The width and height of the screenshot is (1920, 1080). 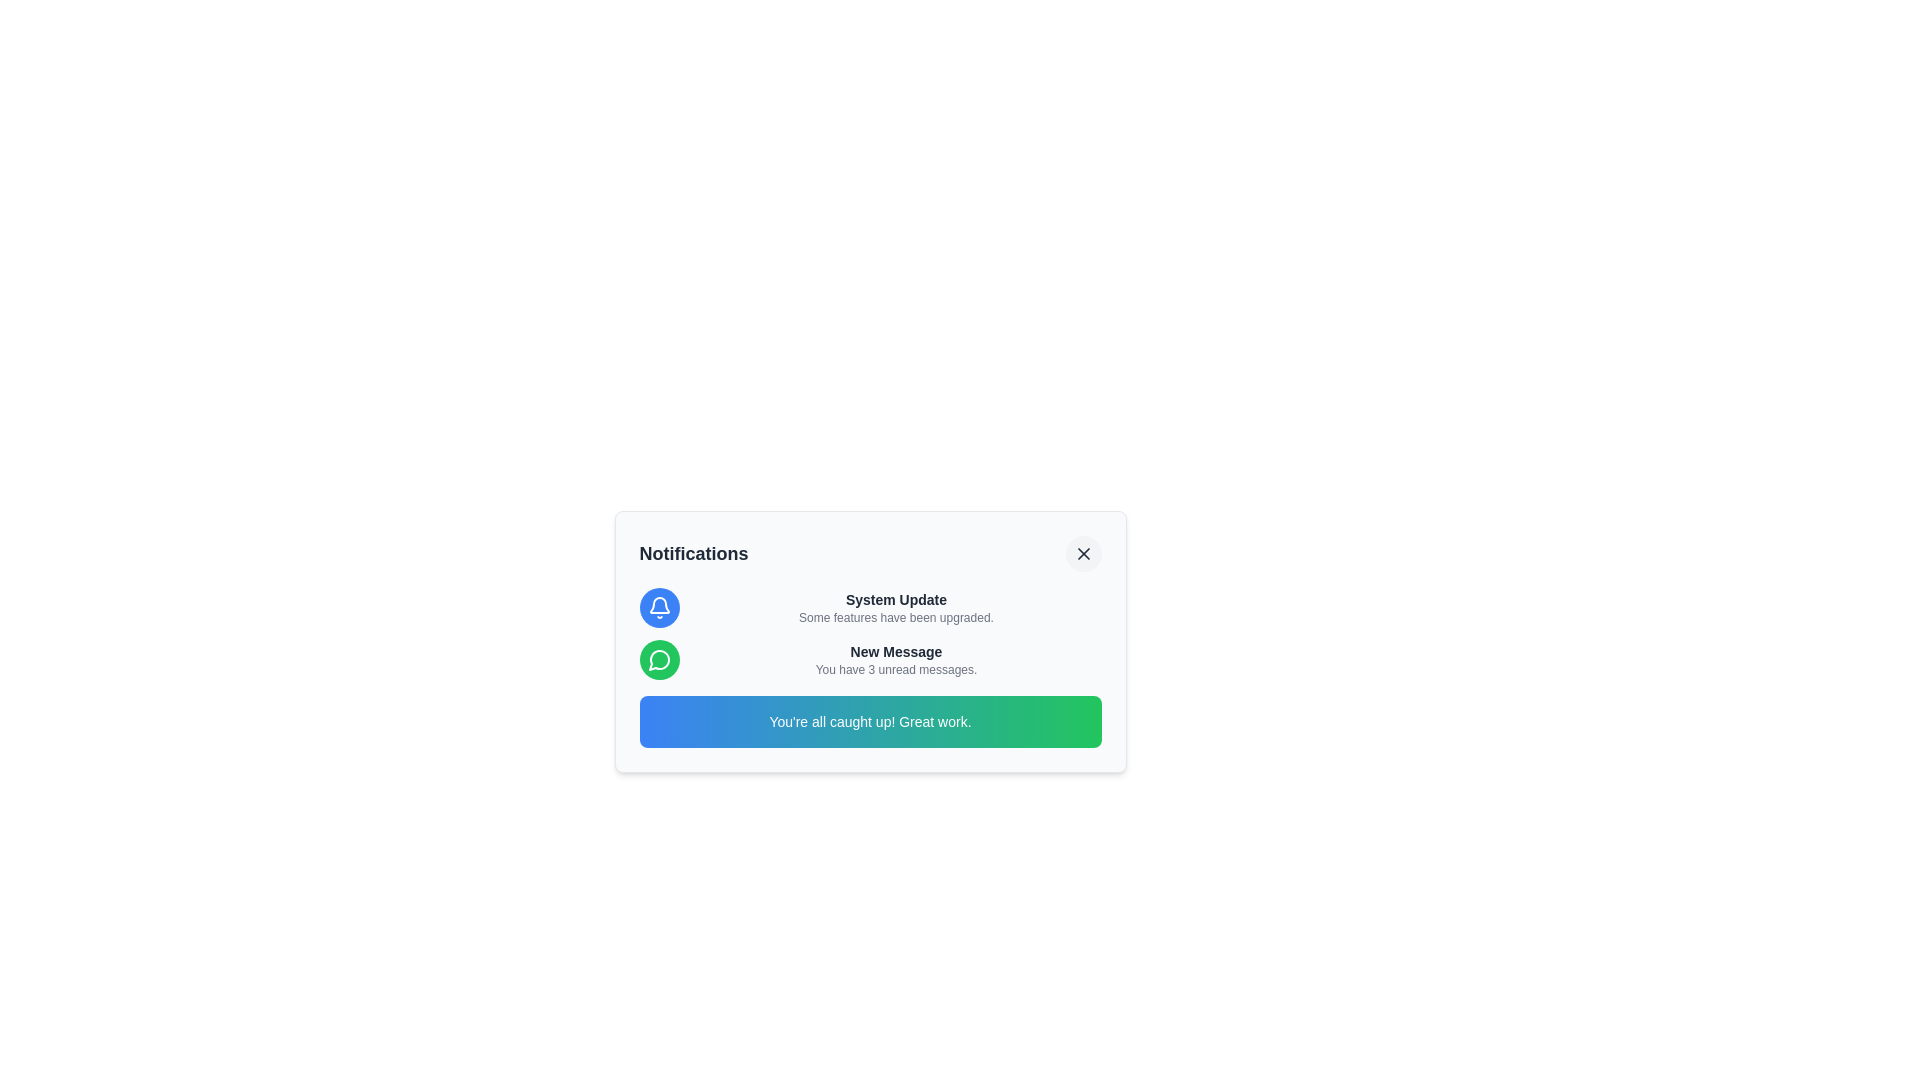 What do you see at coordinates (895, 616) in the screenshot?
I see `textual notification that states 'Some features have been upgraded.', which is styled in a small gray font and positioned below the 'System Update' label in the notifications section` at bounding box center [895, 616].